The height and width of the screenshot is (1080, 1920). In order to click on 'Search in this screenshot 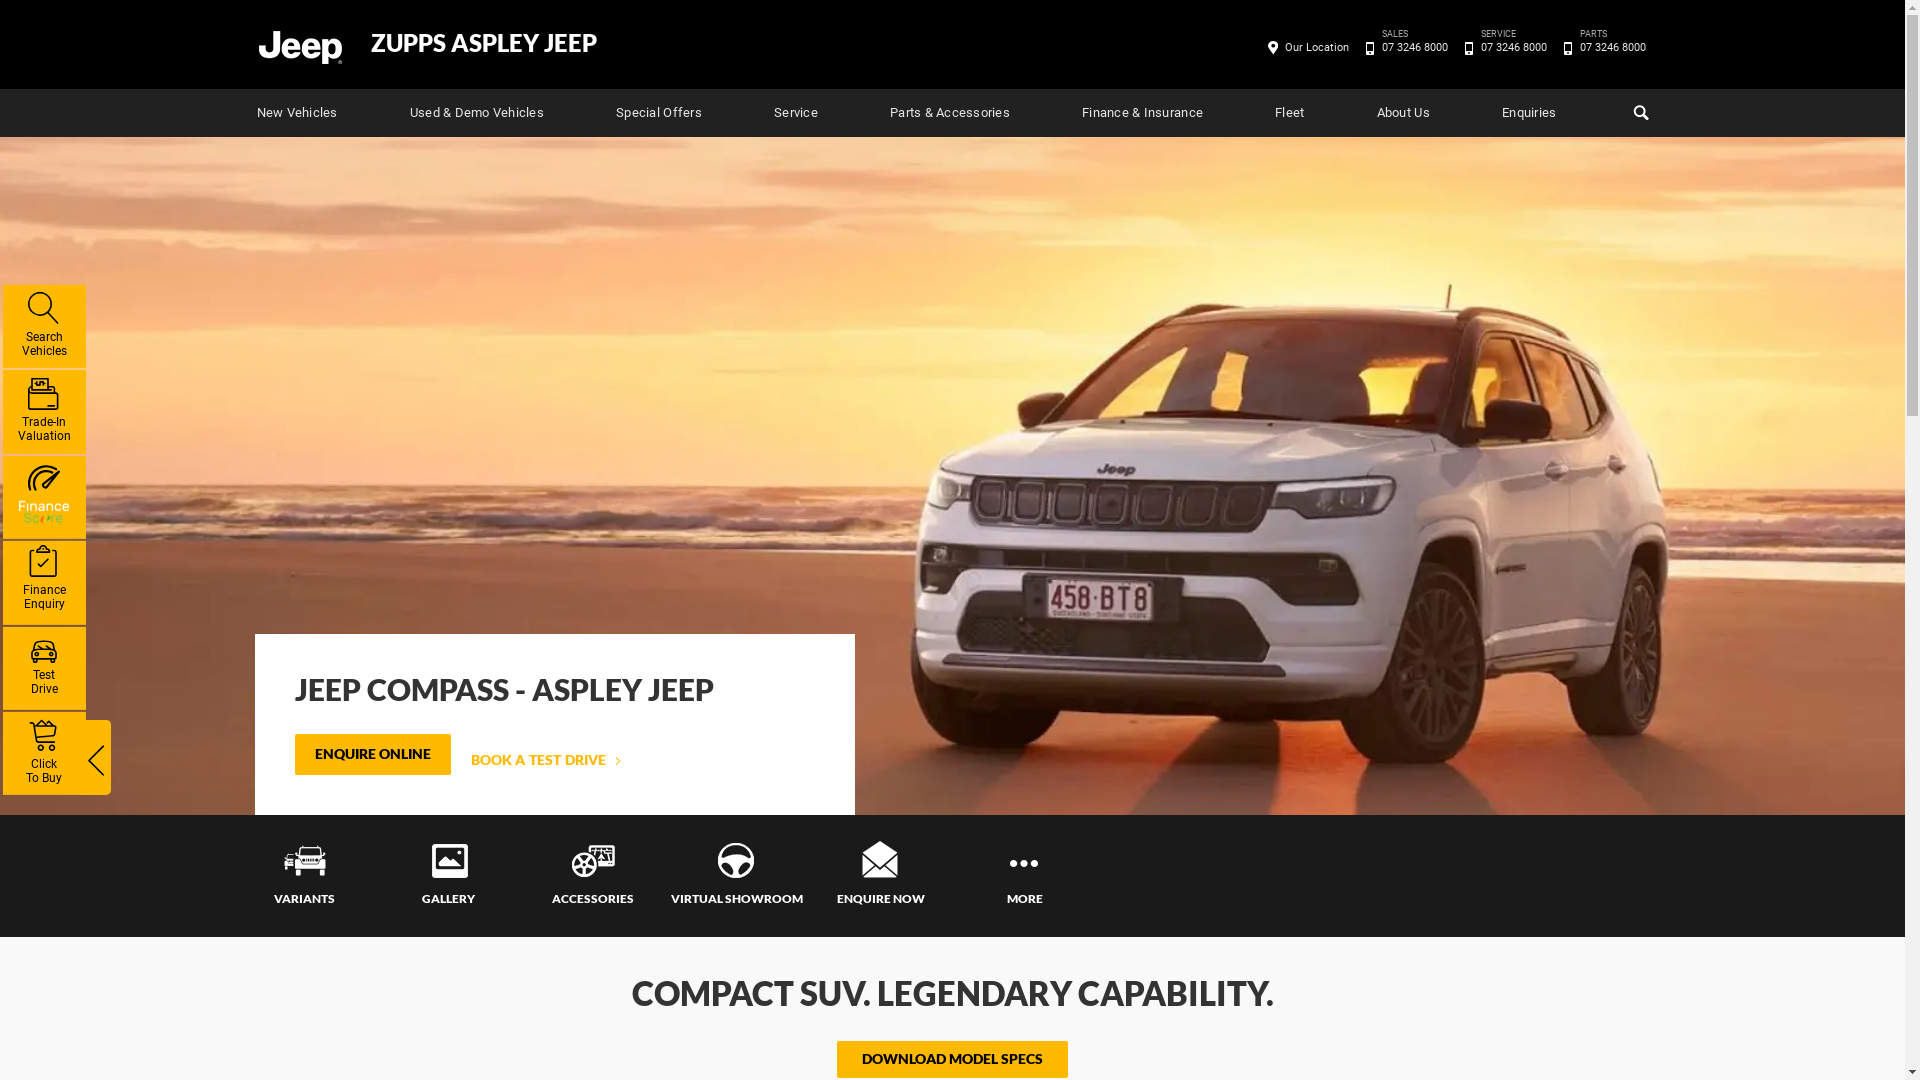, I will do `click(44, 325)`.